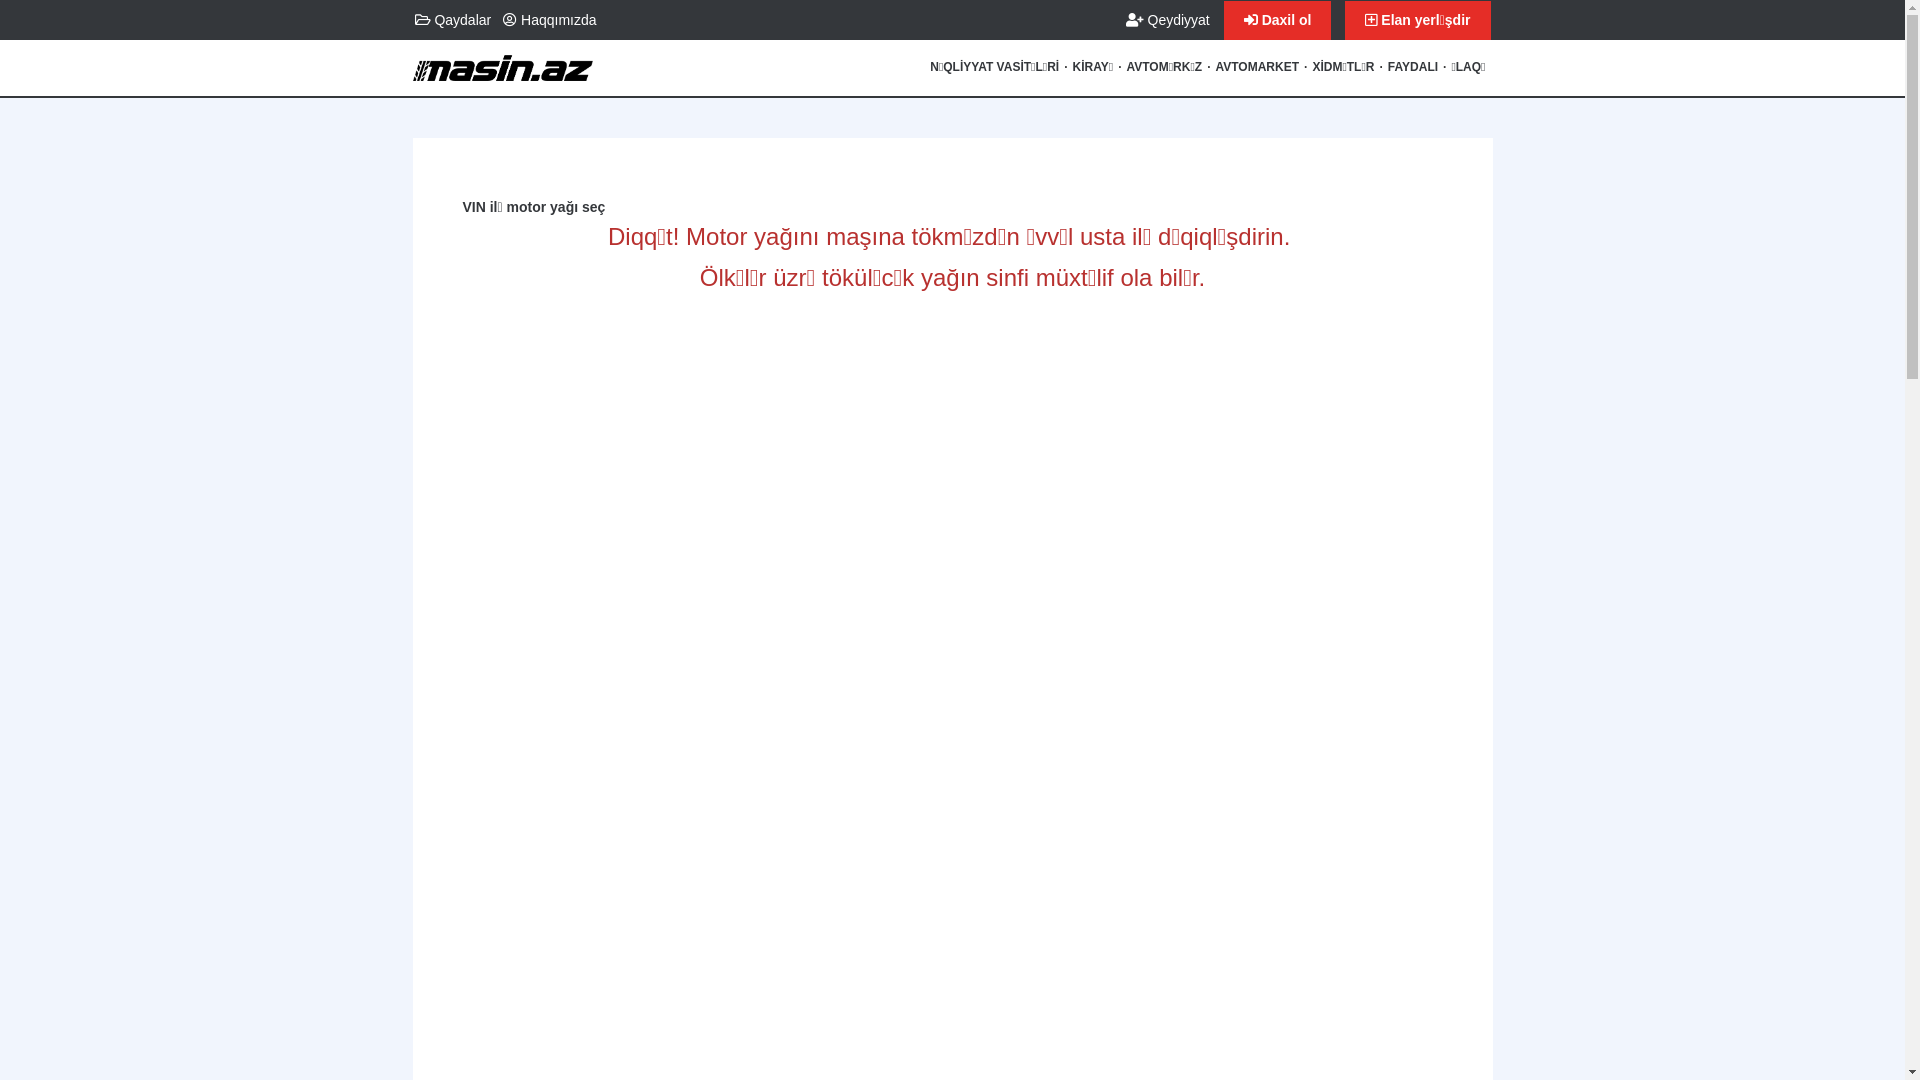 This screenshot has height=1080, width=1920. Describe the element at coordinates (411, 75) in the screenshot. I see `'Loqotip'` at that location.